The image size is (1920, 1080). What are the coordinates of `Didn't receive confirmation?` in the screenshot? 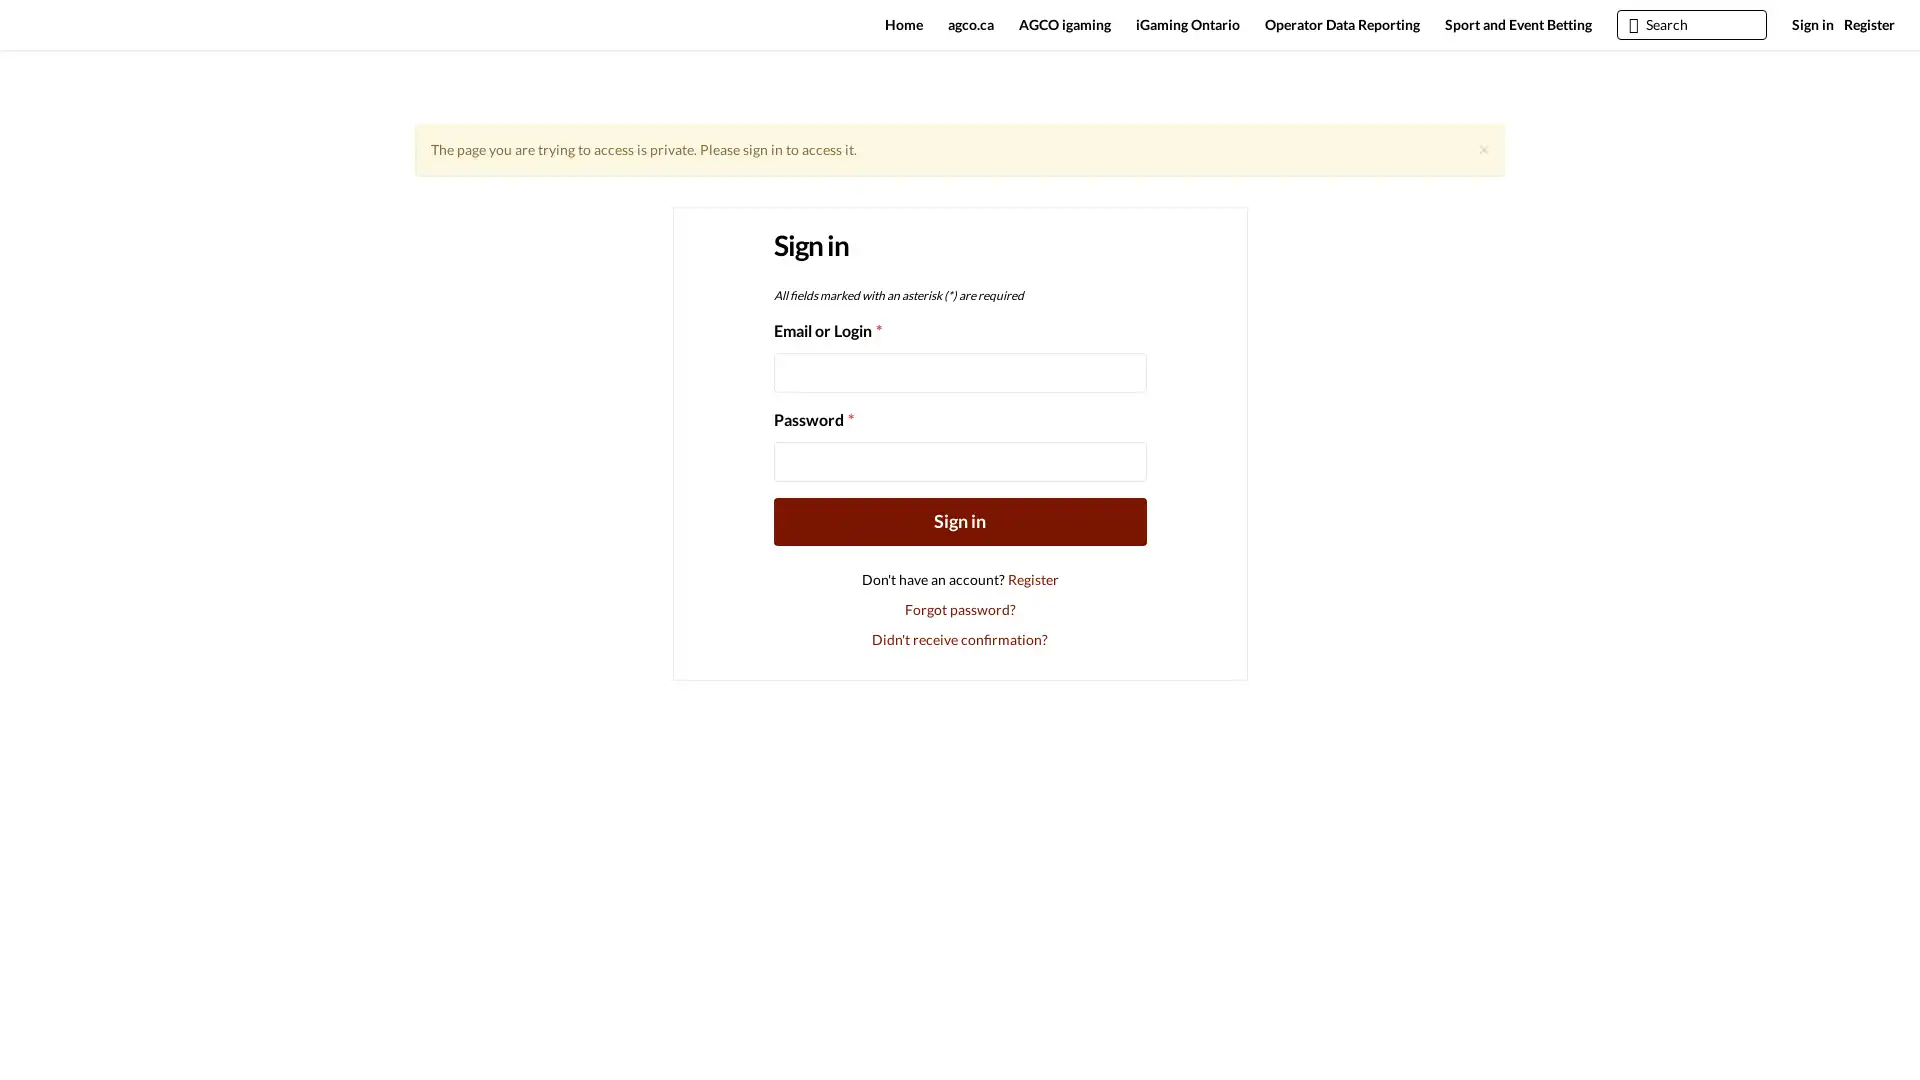 It's located at (960, 648).